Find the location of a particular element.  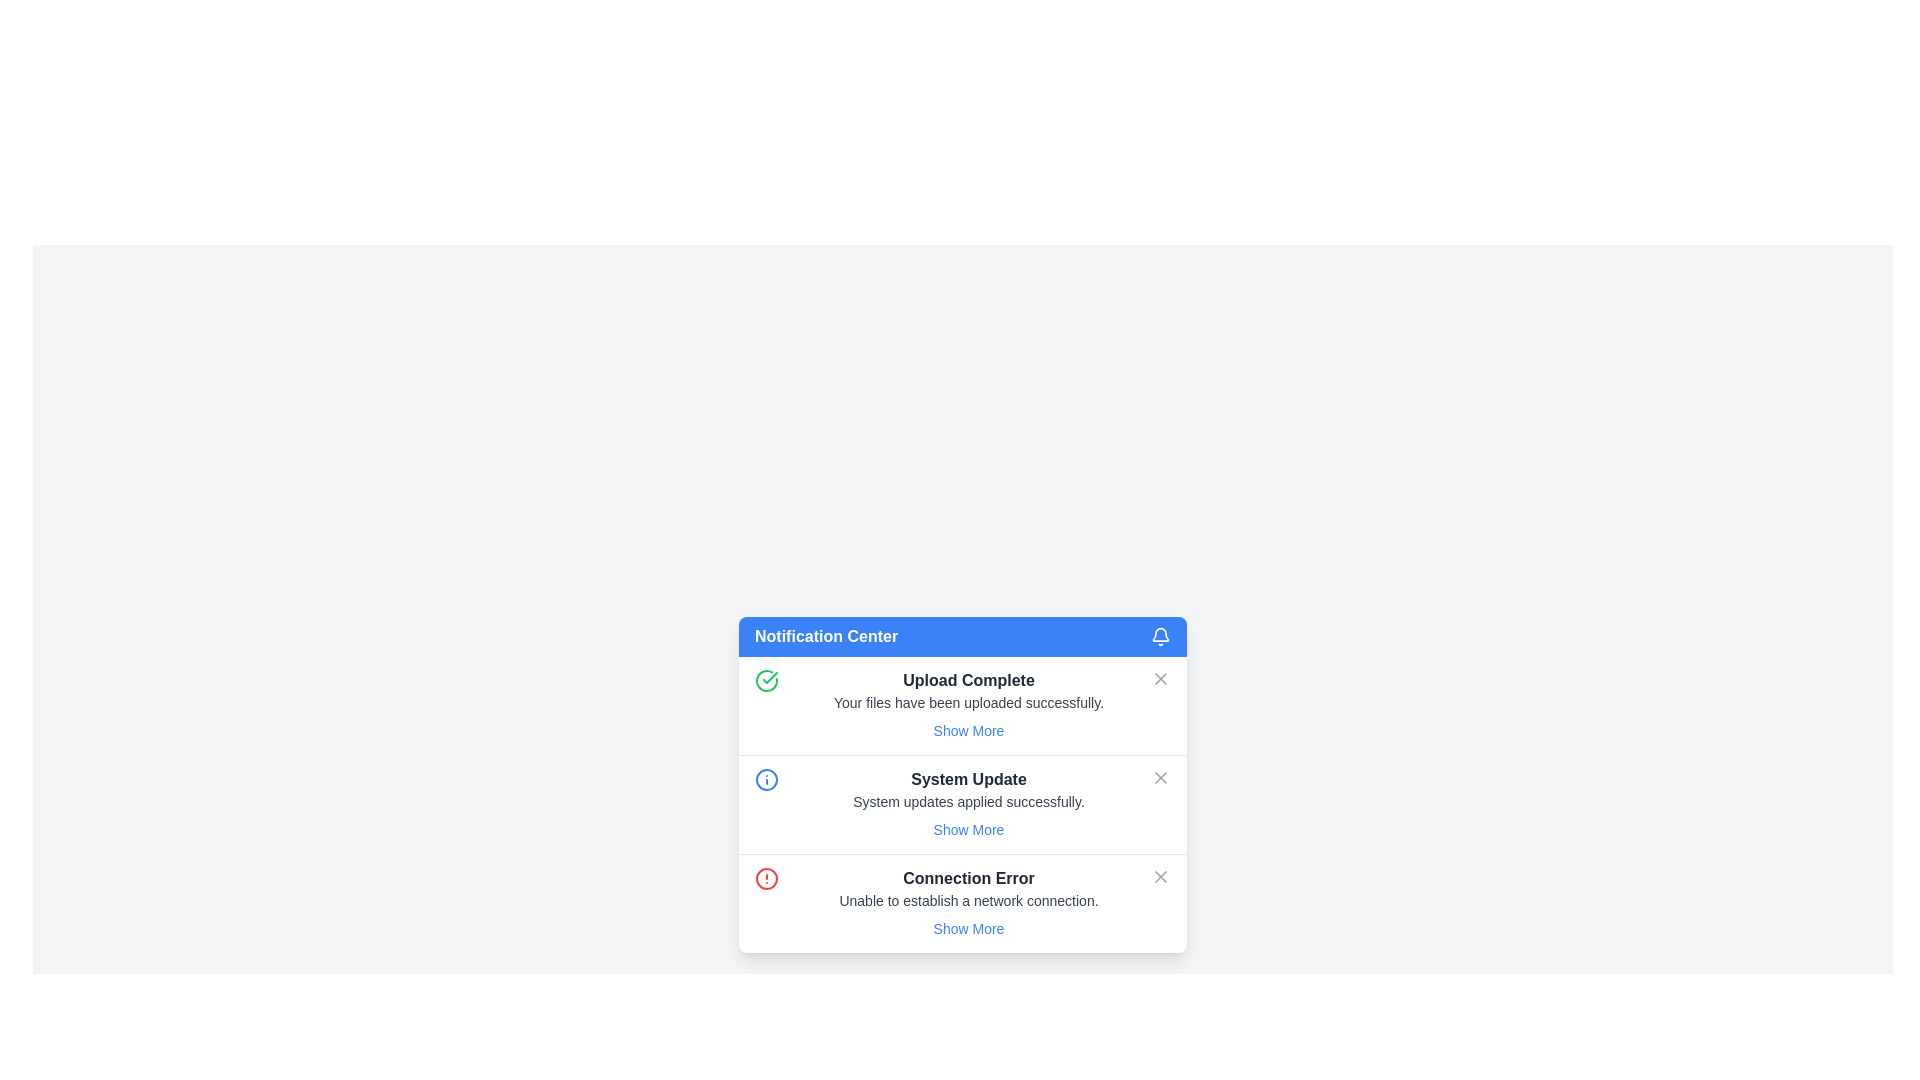

the title text of the second notification entry in the notification panel, which is located between the 'Upload Complete' title and the description text is located at coordinates (969, 778).